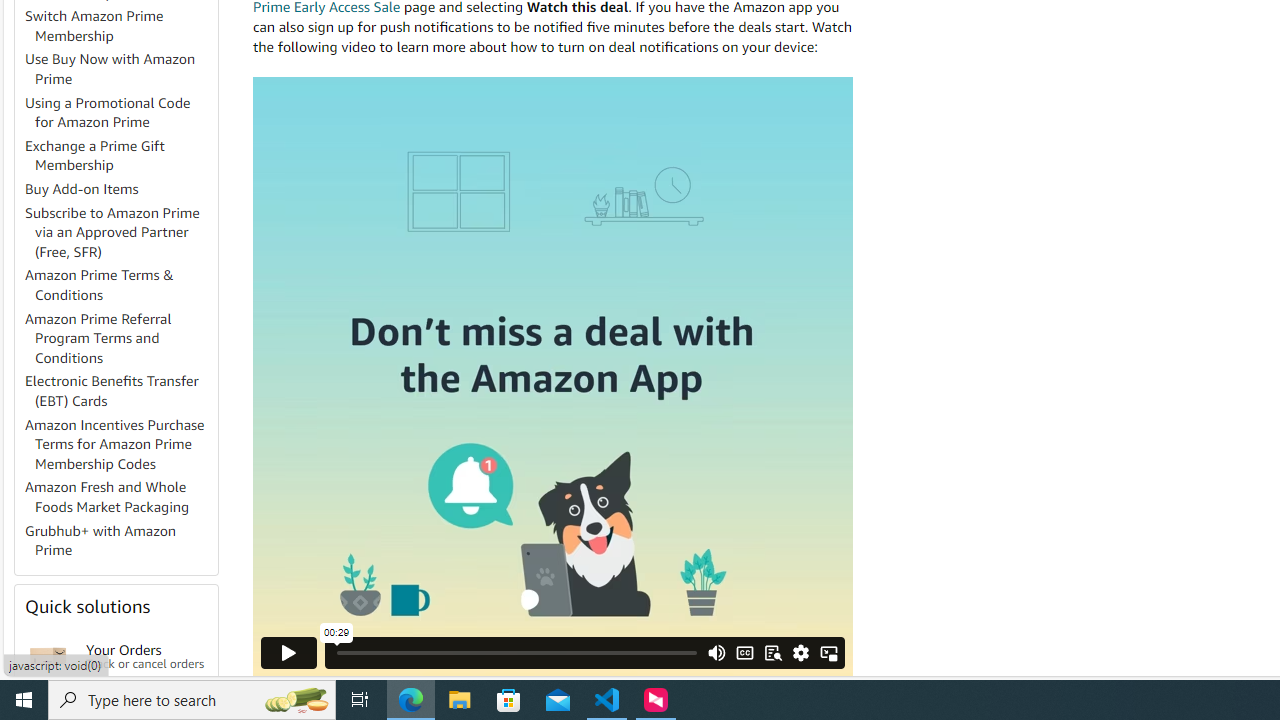 This screenshot has width=1280, height=720. I want to click on 'Picture-in-Picture', so click(828, 652).